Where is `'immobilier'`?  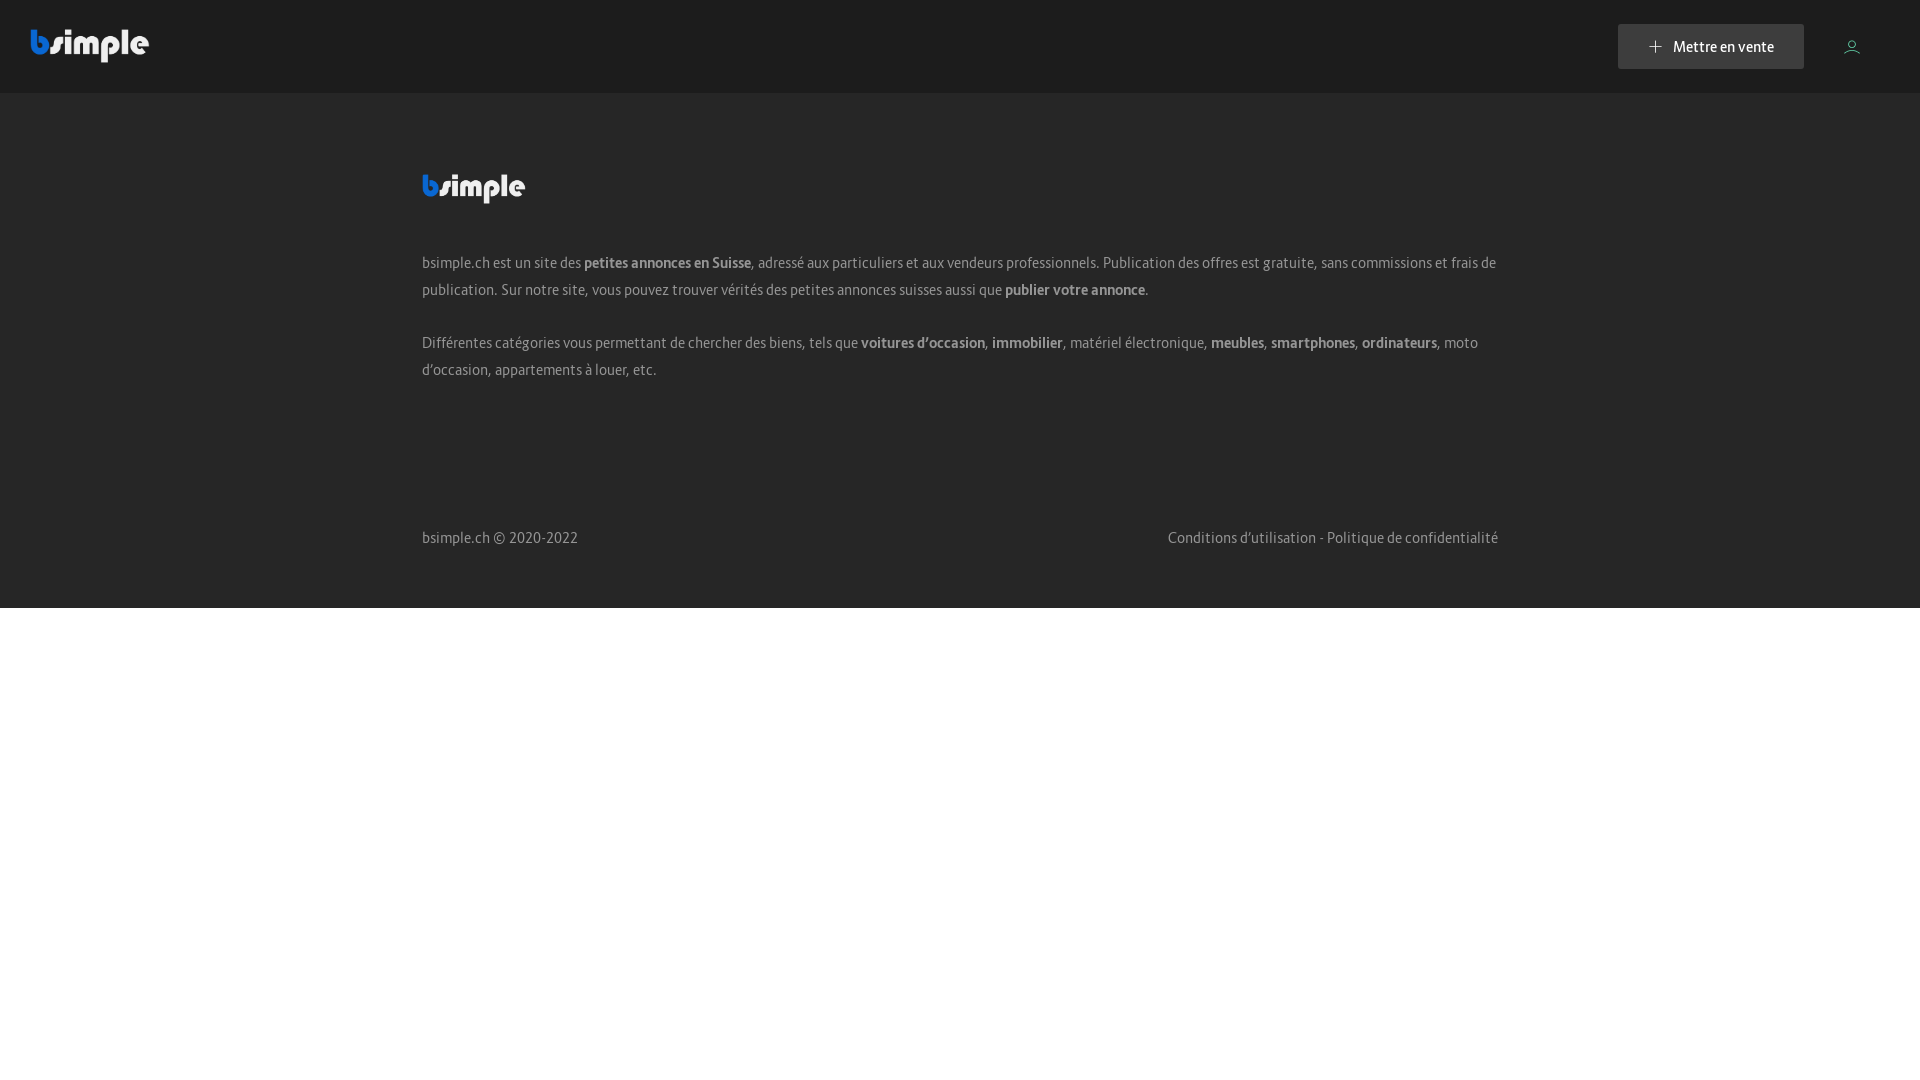
'immobilier' is located at coordinates (1027, 341).